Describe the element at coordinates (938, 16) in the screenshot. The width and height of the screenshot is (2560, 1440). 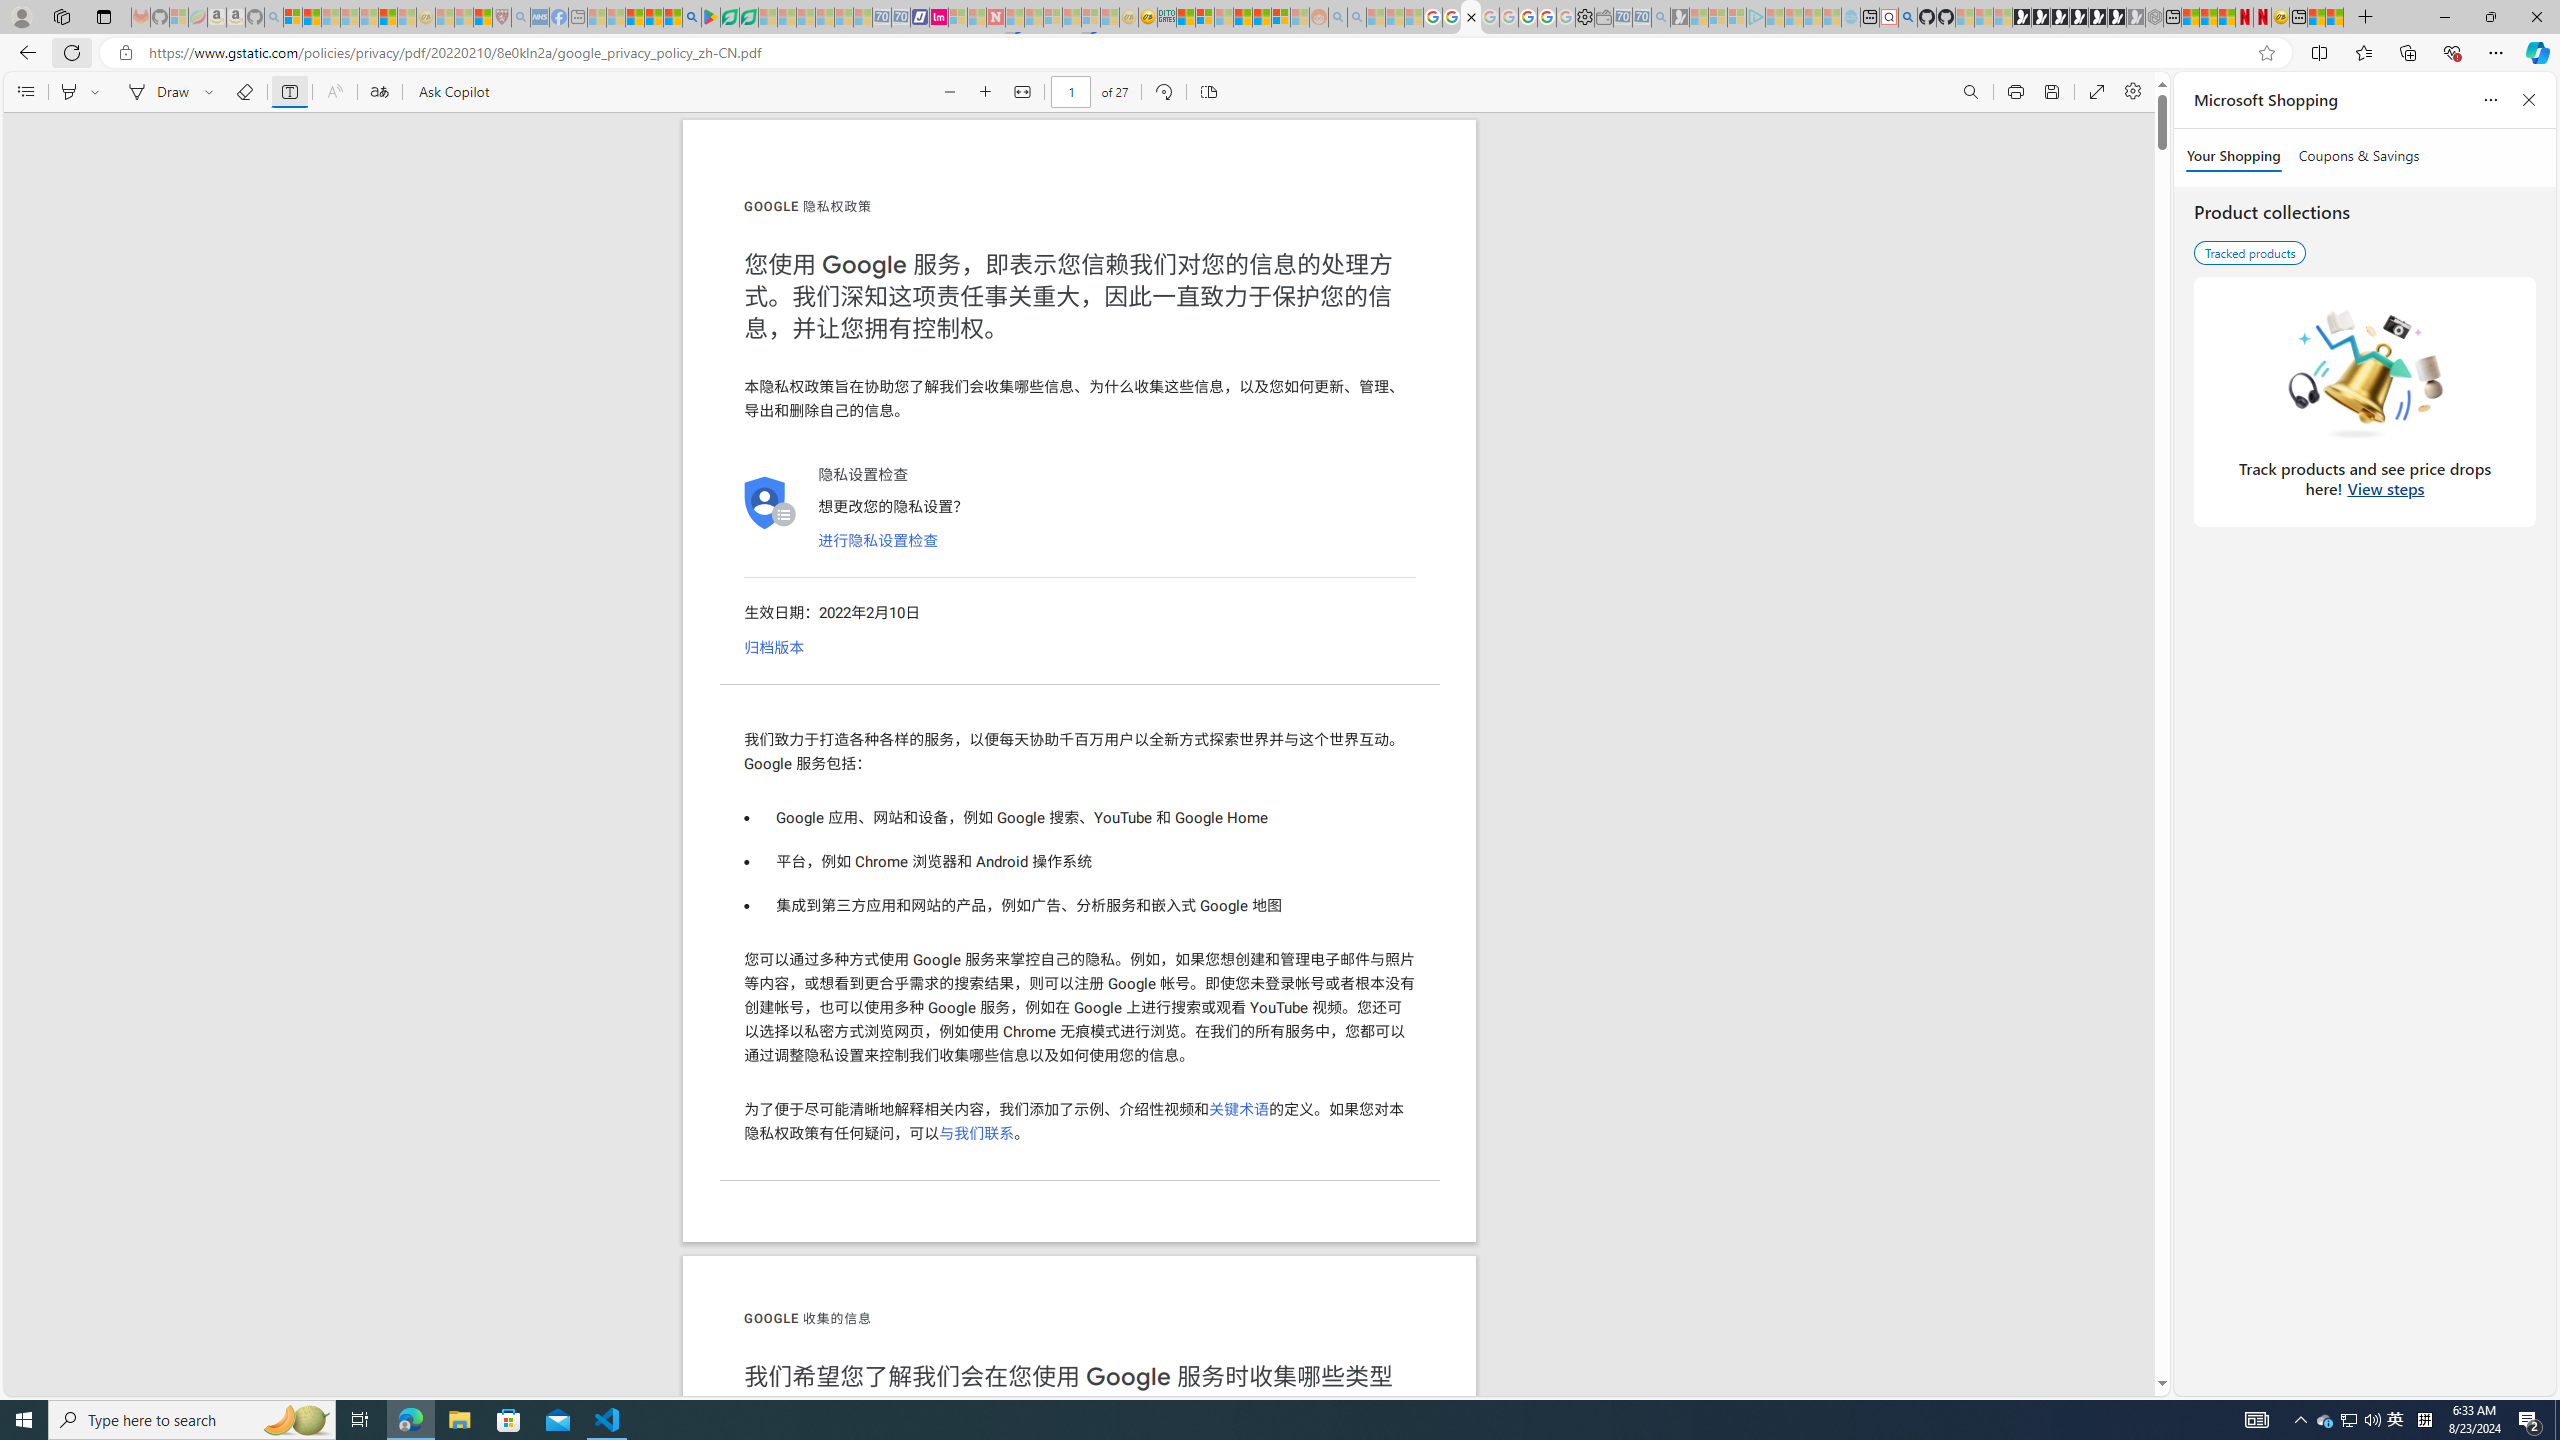
I see `'Jobs - lastminute.com Investor Portal'` at that location.